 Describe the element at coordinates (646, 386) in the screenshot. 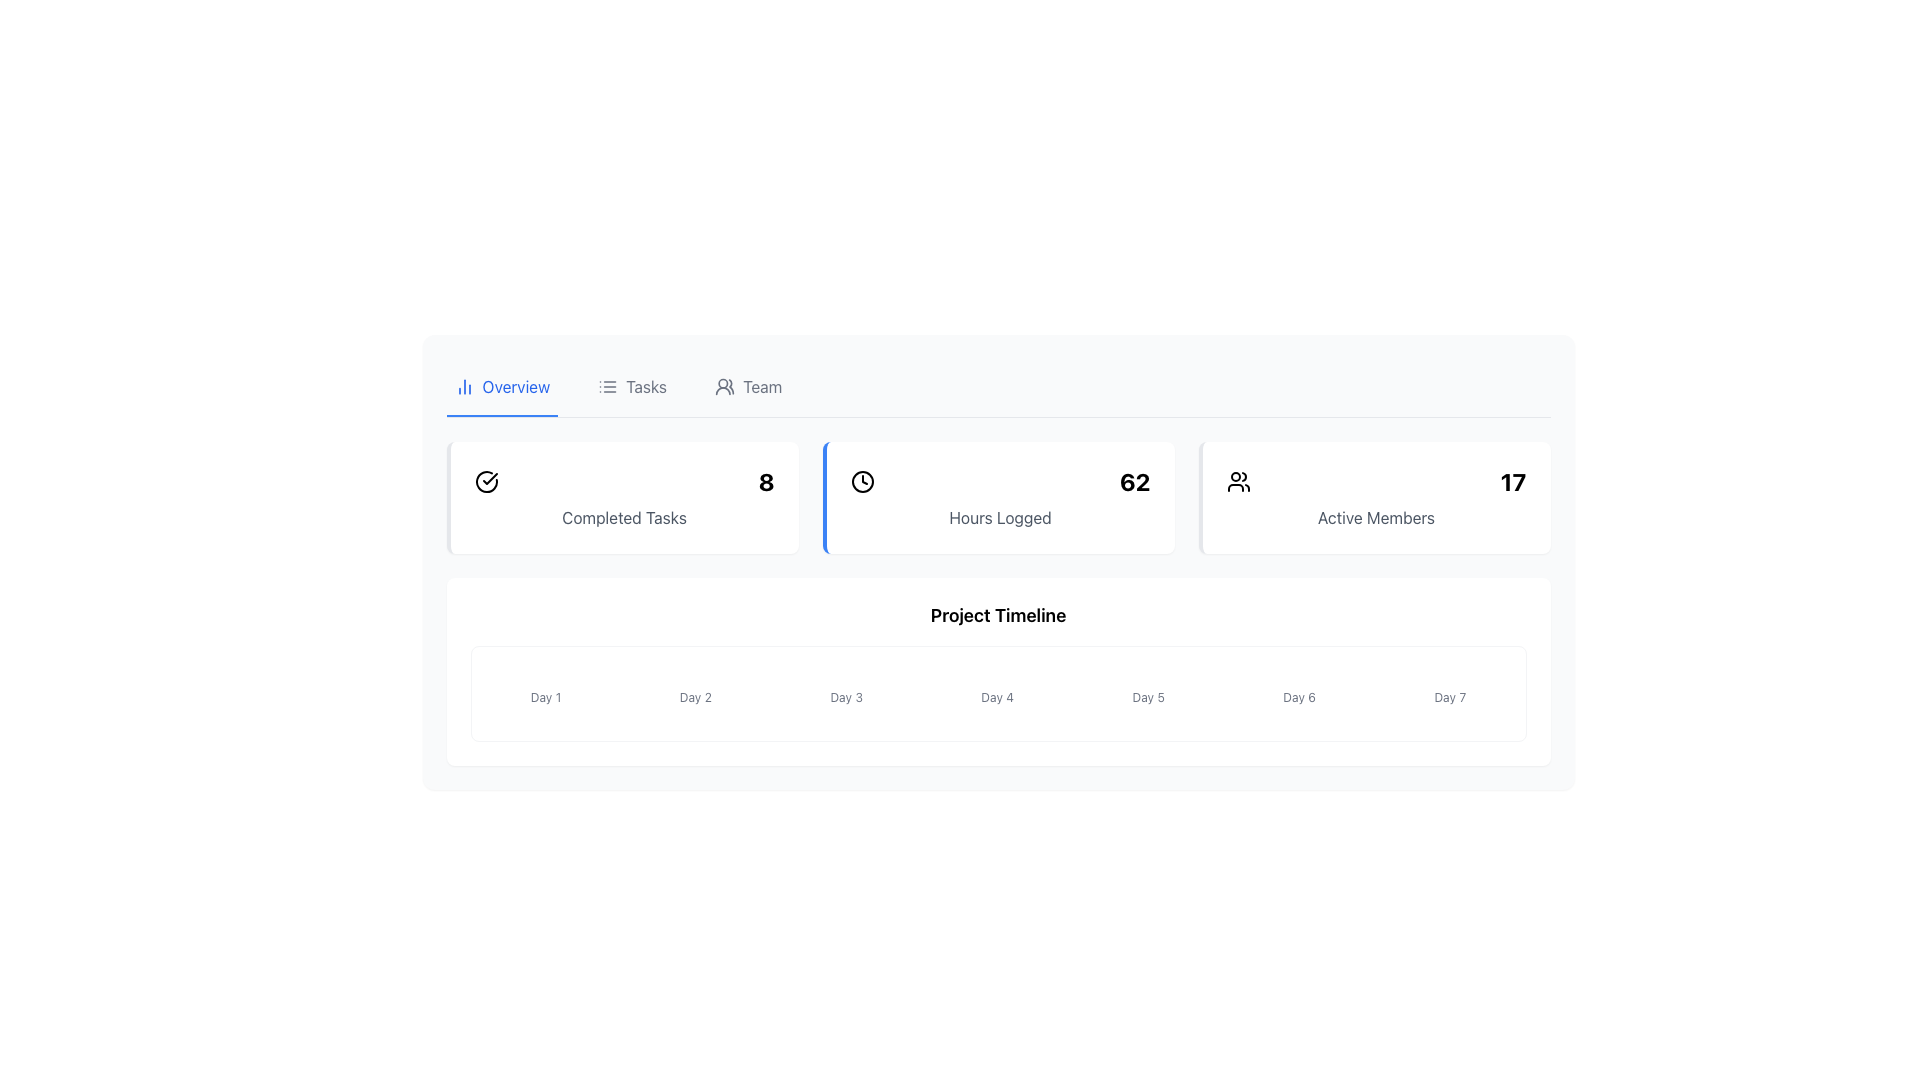

I see `the 'Tasks' text label located in the navigation bar, positioned between 'Overview' and 'Team'` at that location.